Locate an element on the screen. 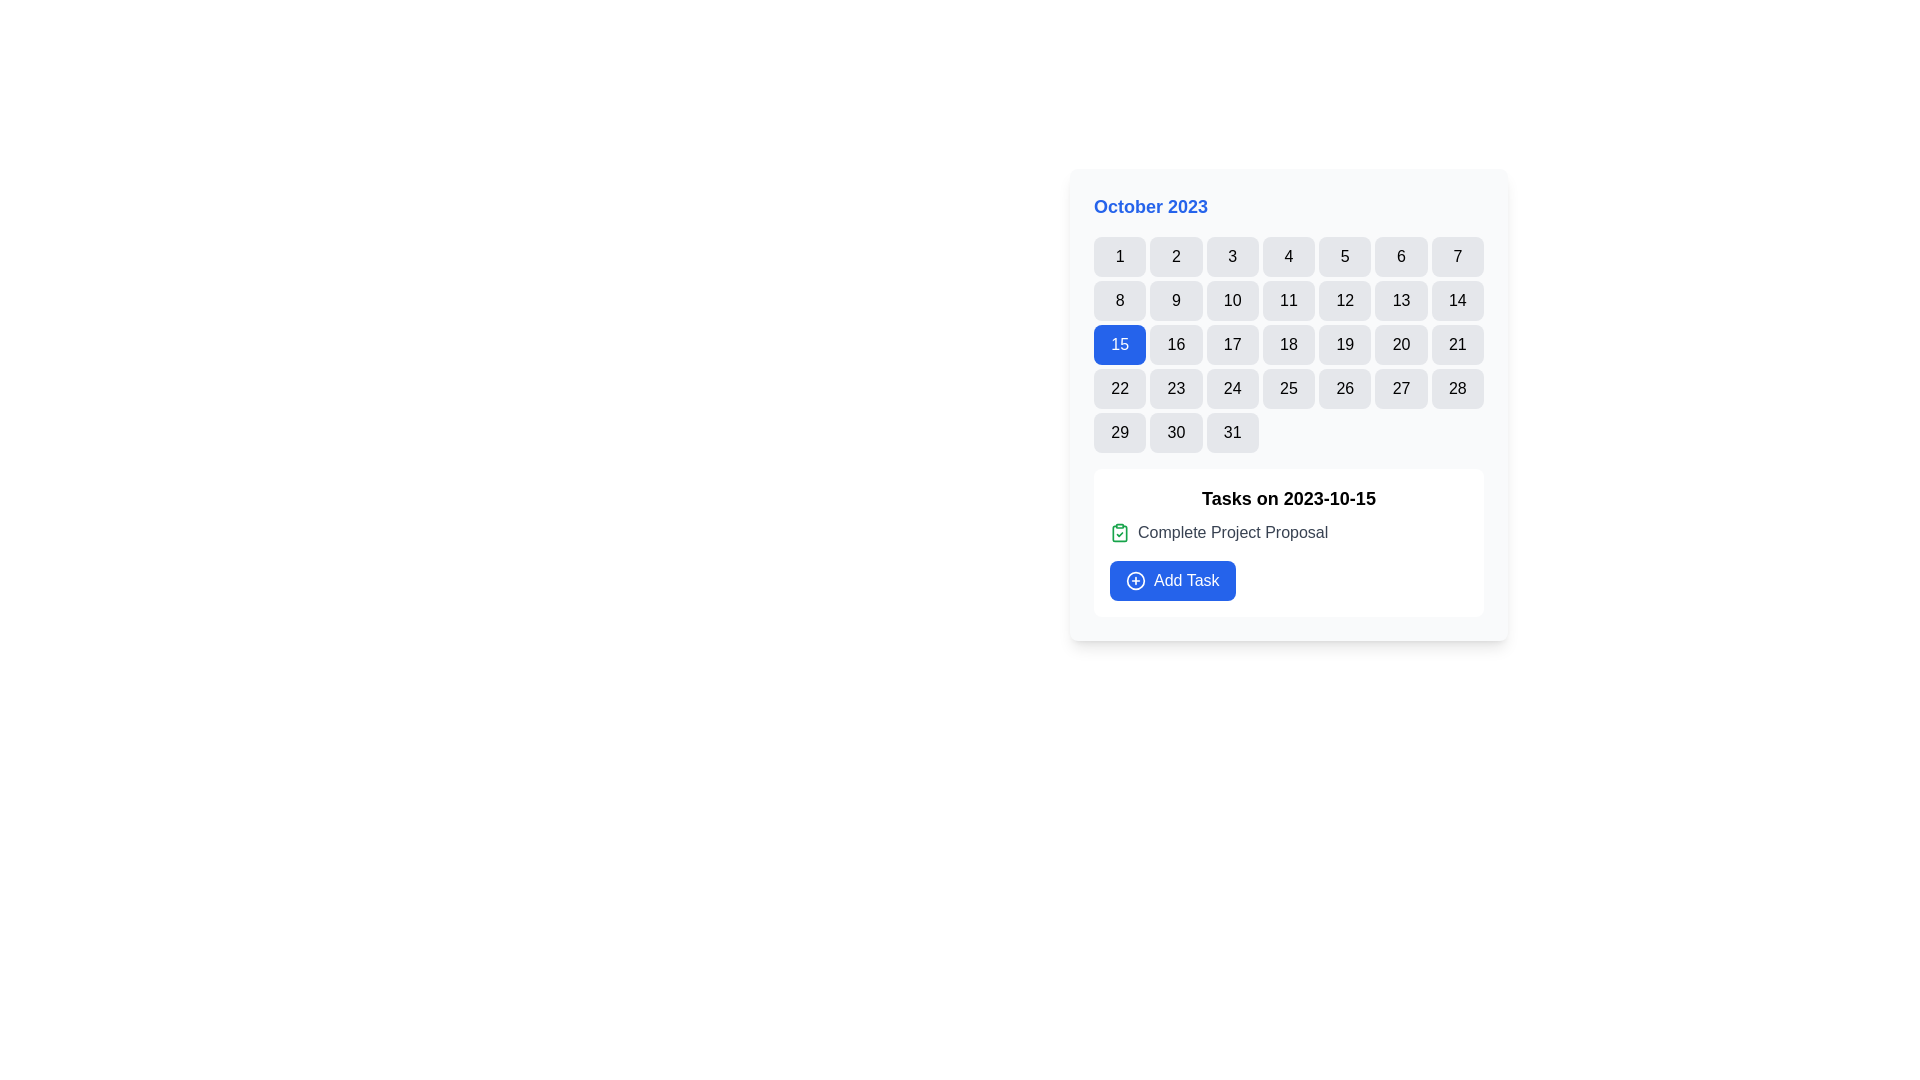 Image resolution: width=1920 pixels, height=1080 pixels. the button with the number '6' in black text, which is styled with a gray background and is located in the topmost row of the calendar grid is located at coordinates (1400, 256).